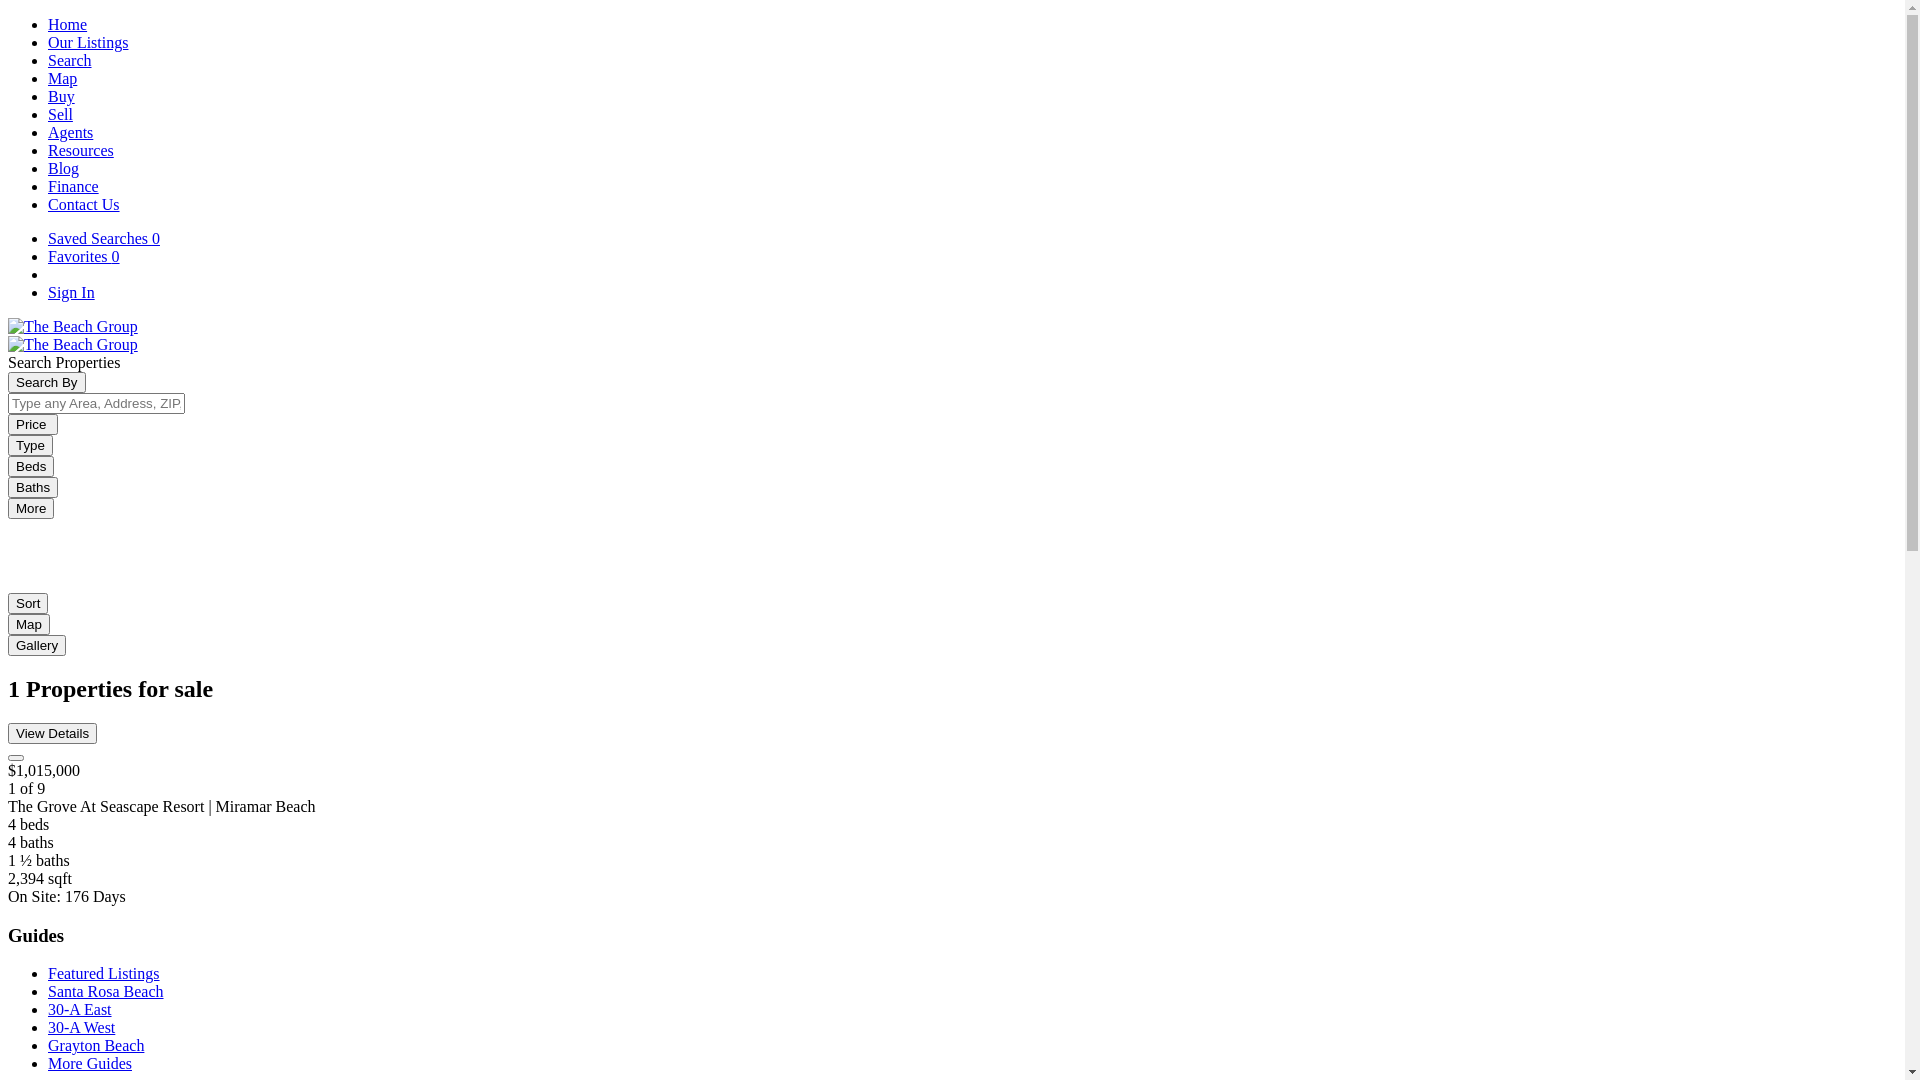  I want to click on 'Gallery', so click(37, 644).